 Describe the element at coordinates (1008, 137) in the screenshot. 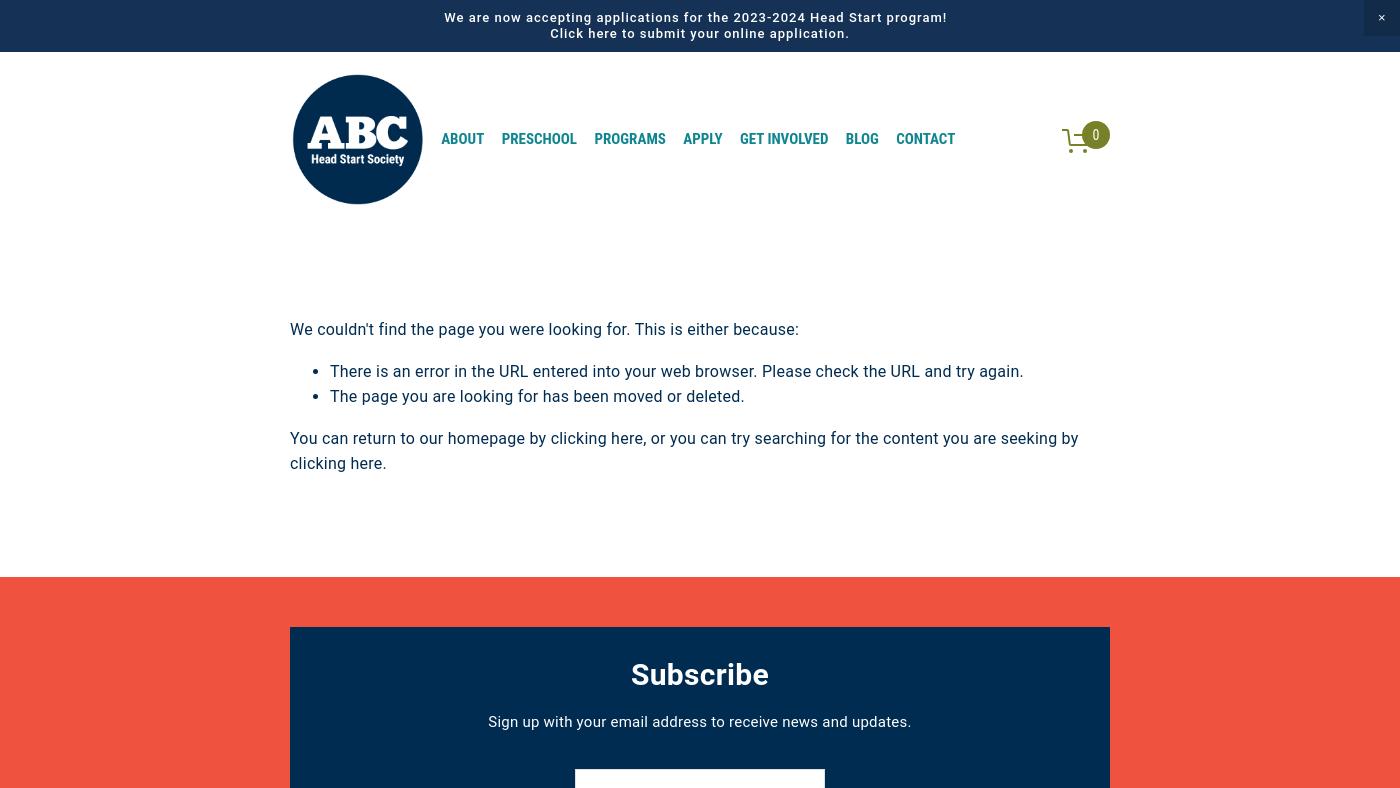

I see `'Donate'` at that location.